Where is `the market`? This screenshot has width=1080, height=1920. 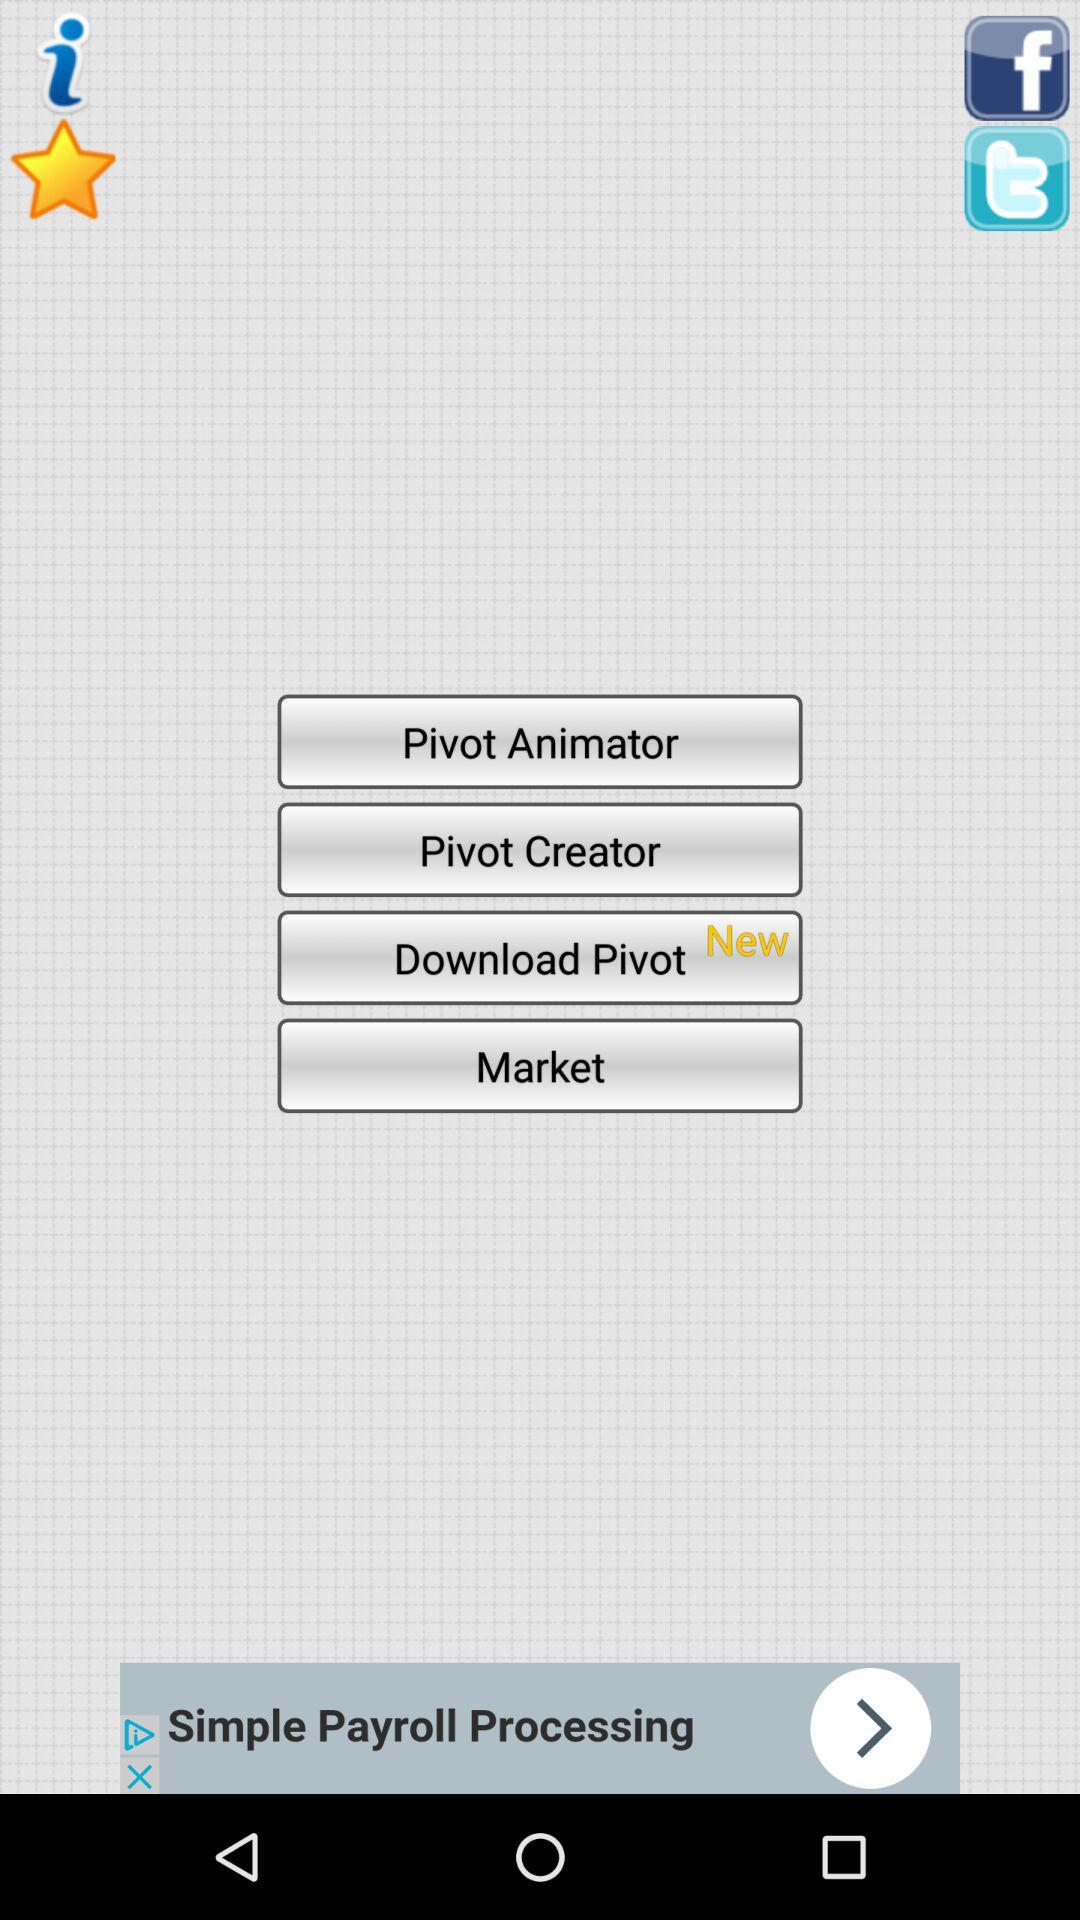 the market is located at coordinates (540, 1064).